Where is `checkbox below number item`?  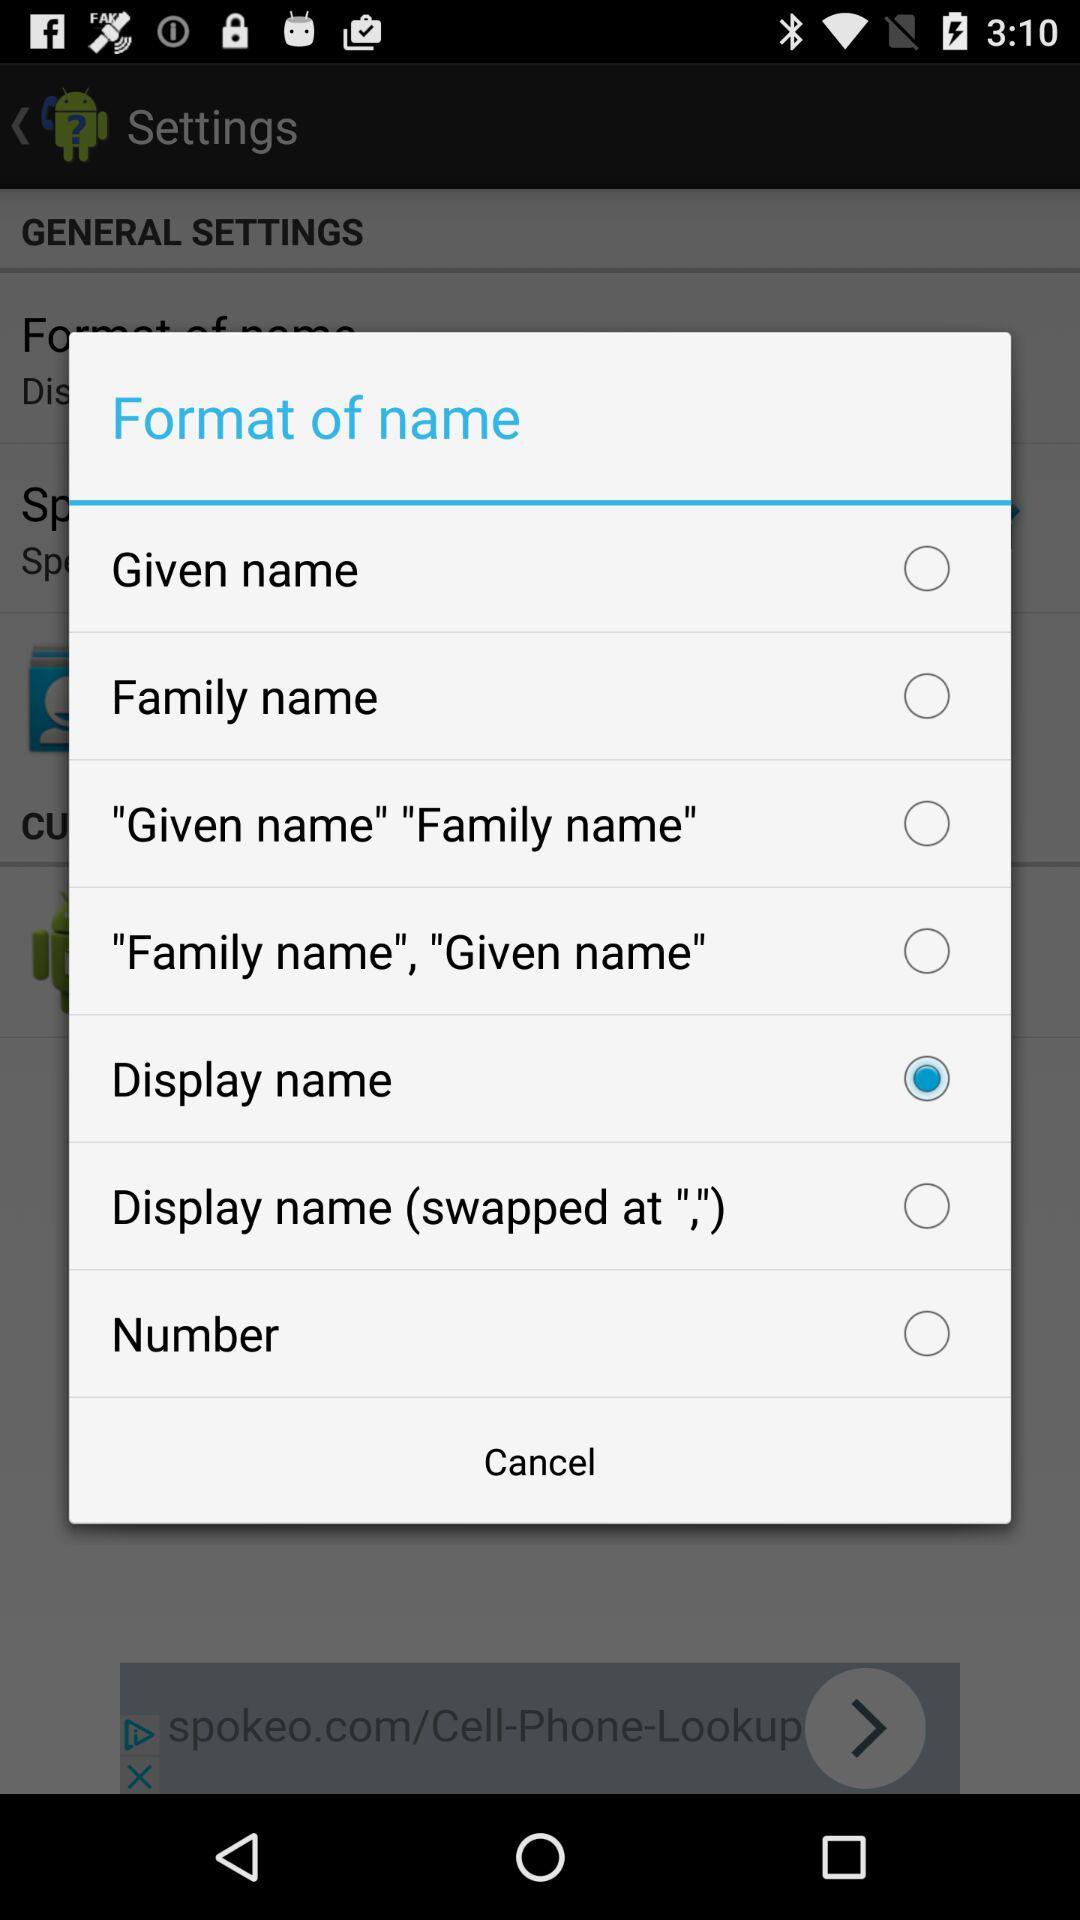
checkbox below number item is located at coordinates (540, 1460).